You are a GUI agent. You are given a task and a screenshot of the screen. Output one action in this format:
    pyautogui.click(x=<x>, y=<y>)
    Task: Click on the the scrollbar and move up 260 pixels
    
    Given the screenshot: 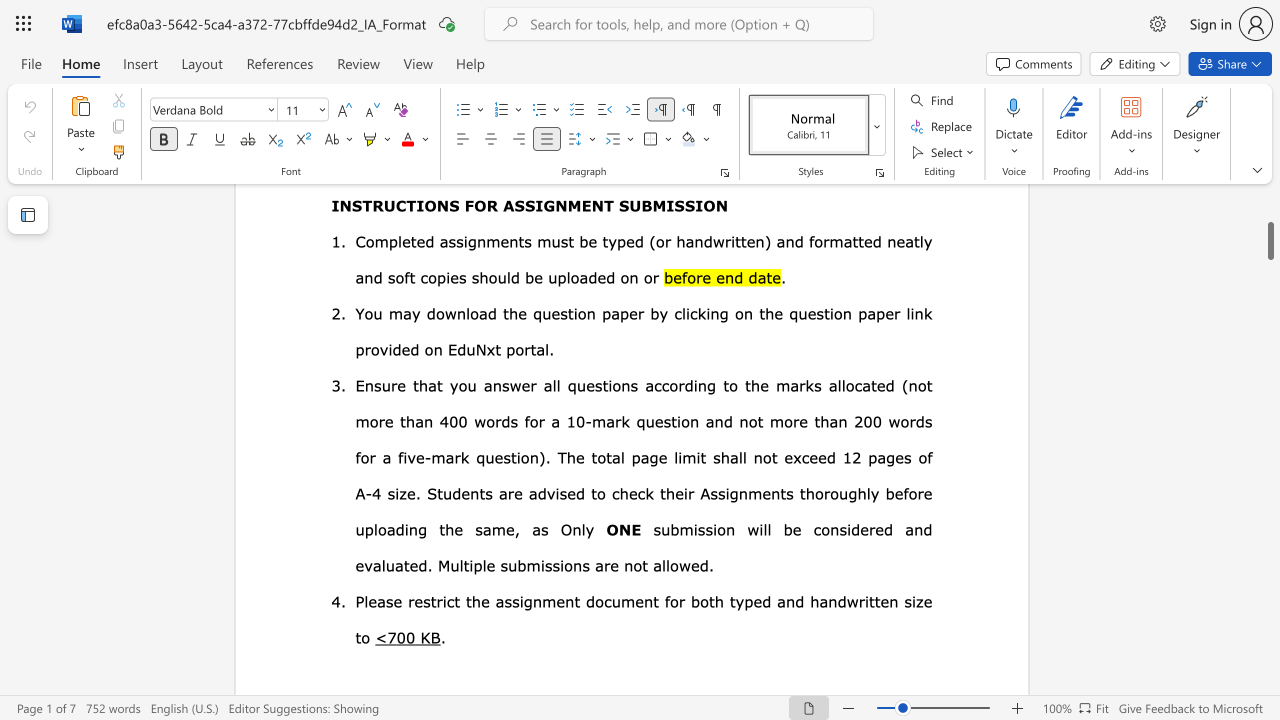 What is the action you would take?
    pyautogui.click(x=1269, y=232)
    